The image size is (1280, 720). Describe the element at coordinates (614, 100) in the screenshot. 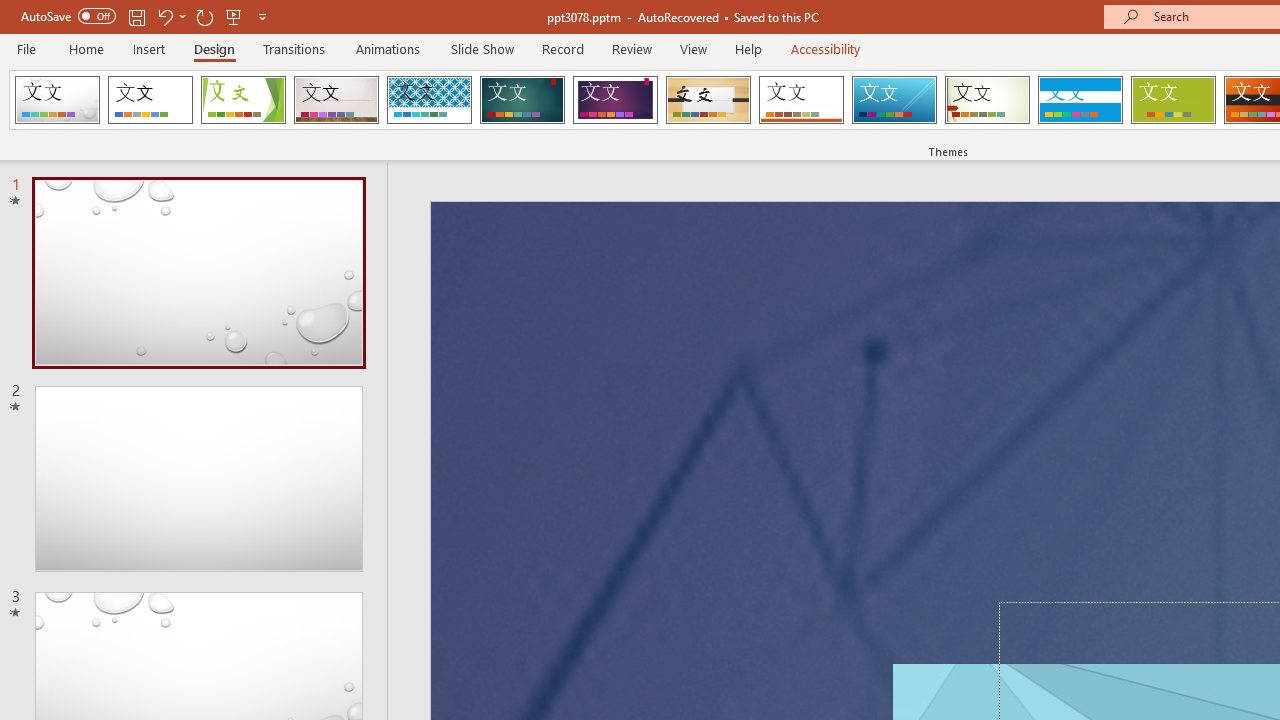

I see `'Ion Boardroom'` at that location.